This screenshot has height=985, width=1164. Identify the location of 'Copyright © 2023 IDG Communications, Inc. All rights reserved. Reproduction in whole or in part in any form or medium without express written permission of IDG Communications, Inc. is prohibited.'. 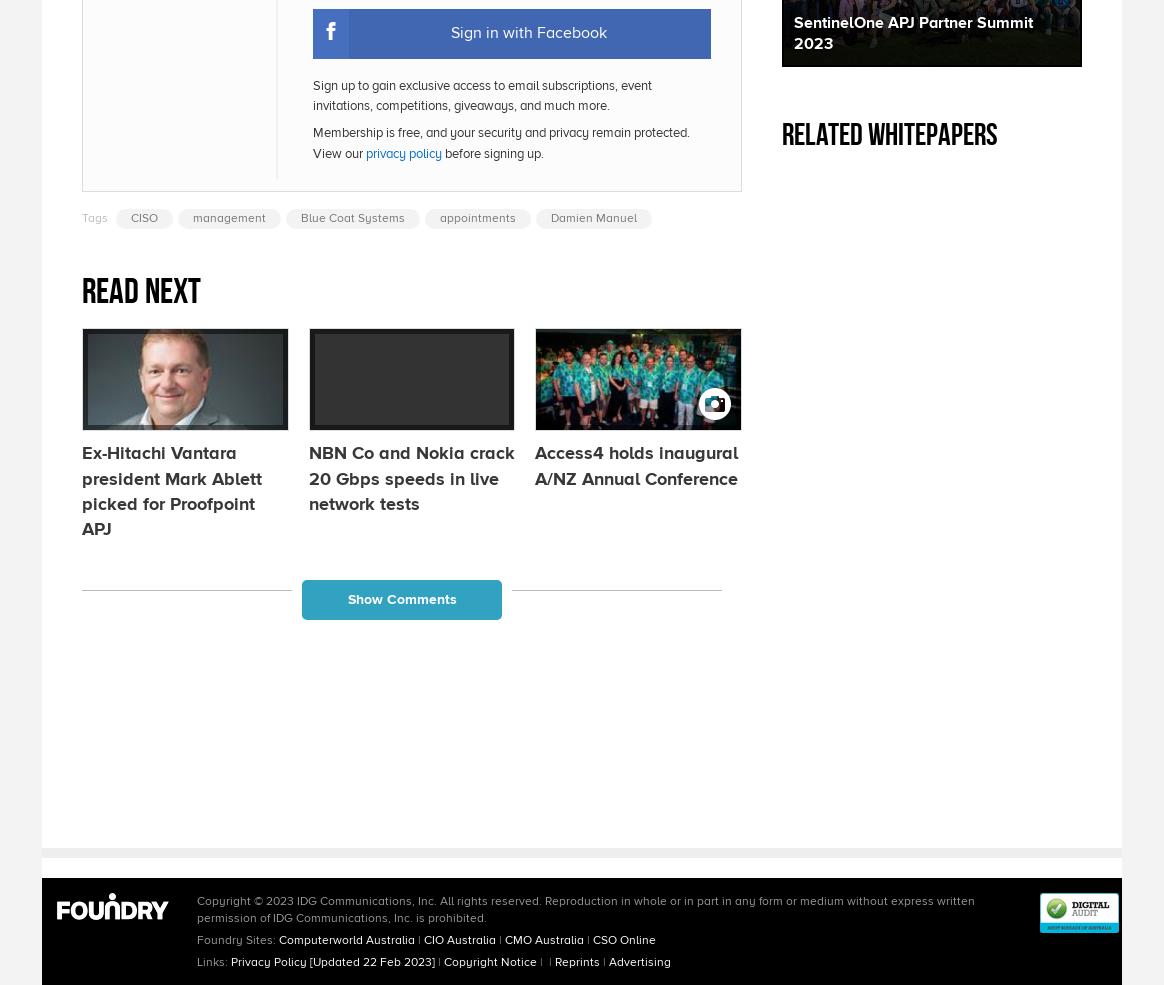
(585, 908).